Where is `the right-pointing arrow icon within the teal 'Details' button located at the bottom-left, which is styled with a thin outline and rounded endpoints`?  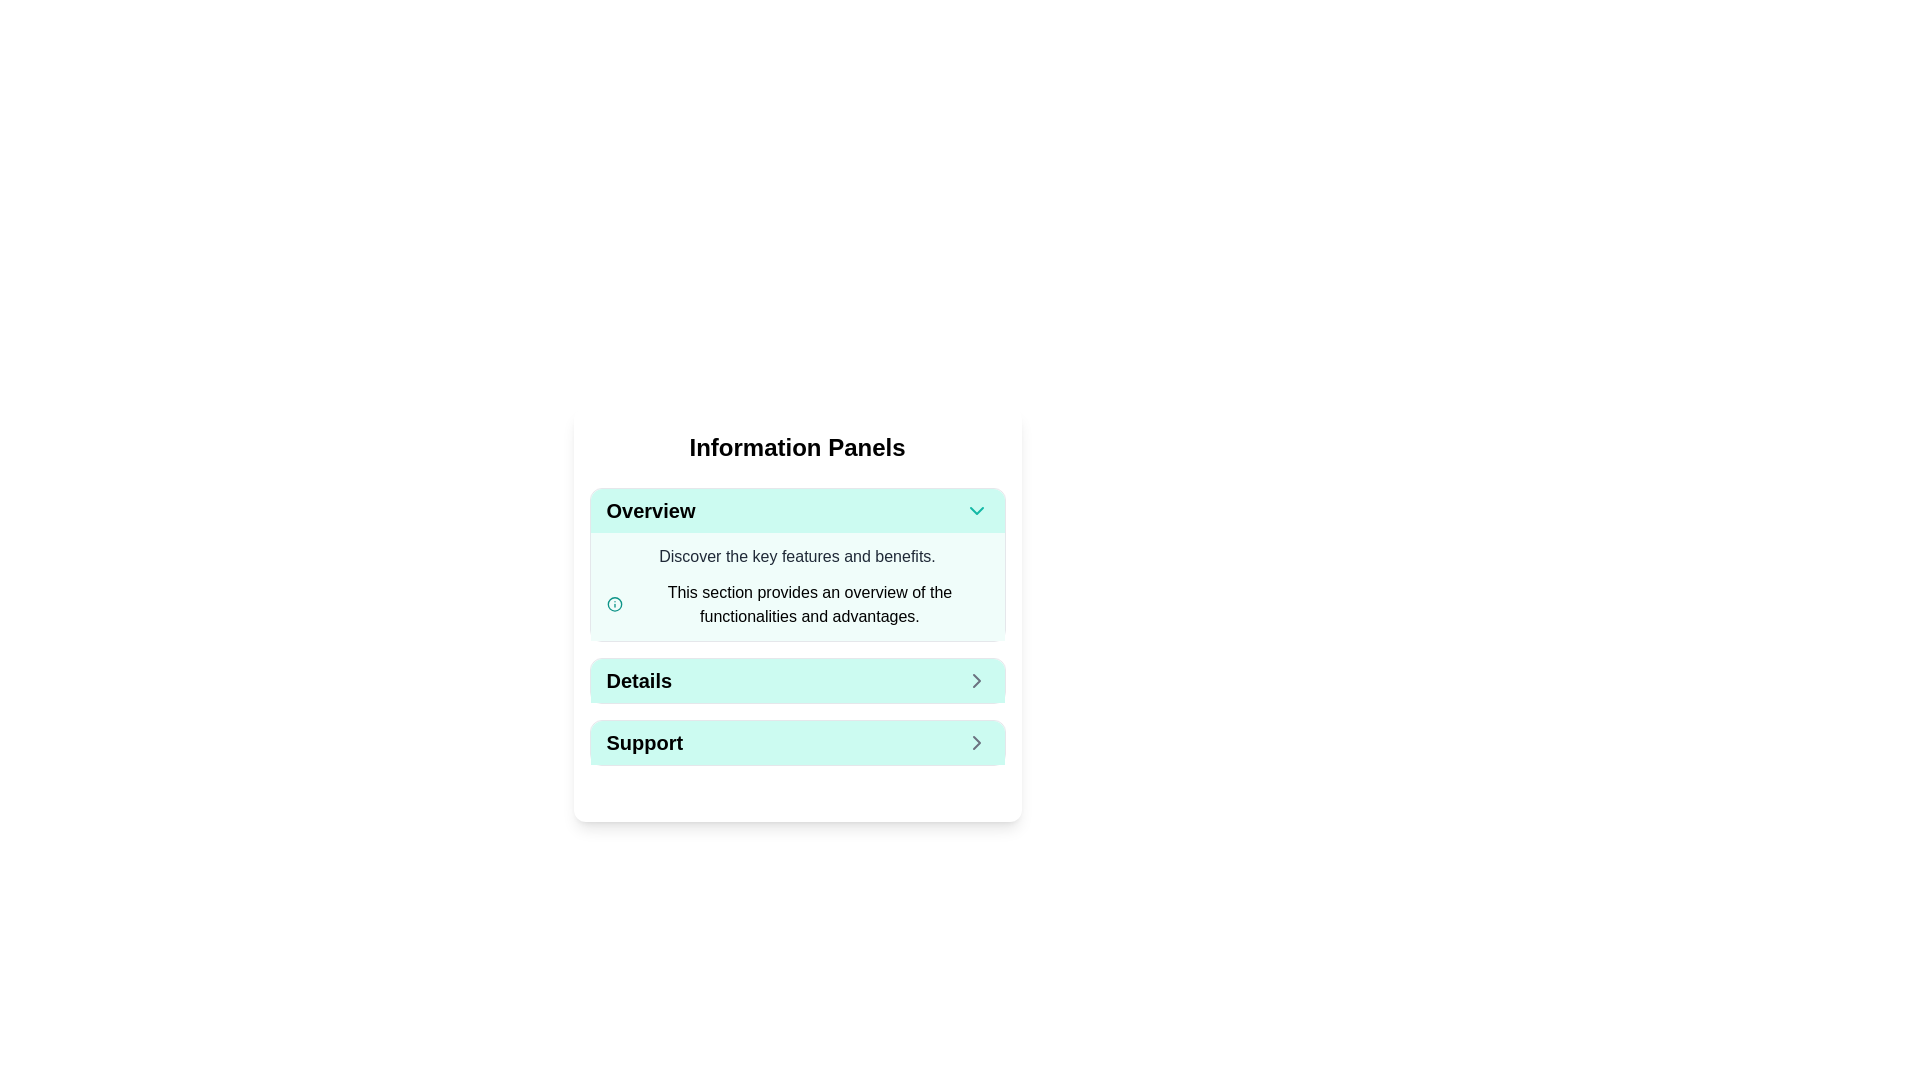 the right-pointing arrow icon within the teal 'Details' button located at the bottom-left, which is styled with a thin outline and rounded endpoints is located at coordinates (976, 680).